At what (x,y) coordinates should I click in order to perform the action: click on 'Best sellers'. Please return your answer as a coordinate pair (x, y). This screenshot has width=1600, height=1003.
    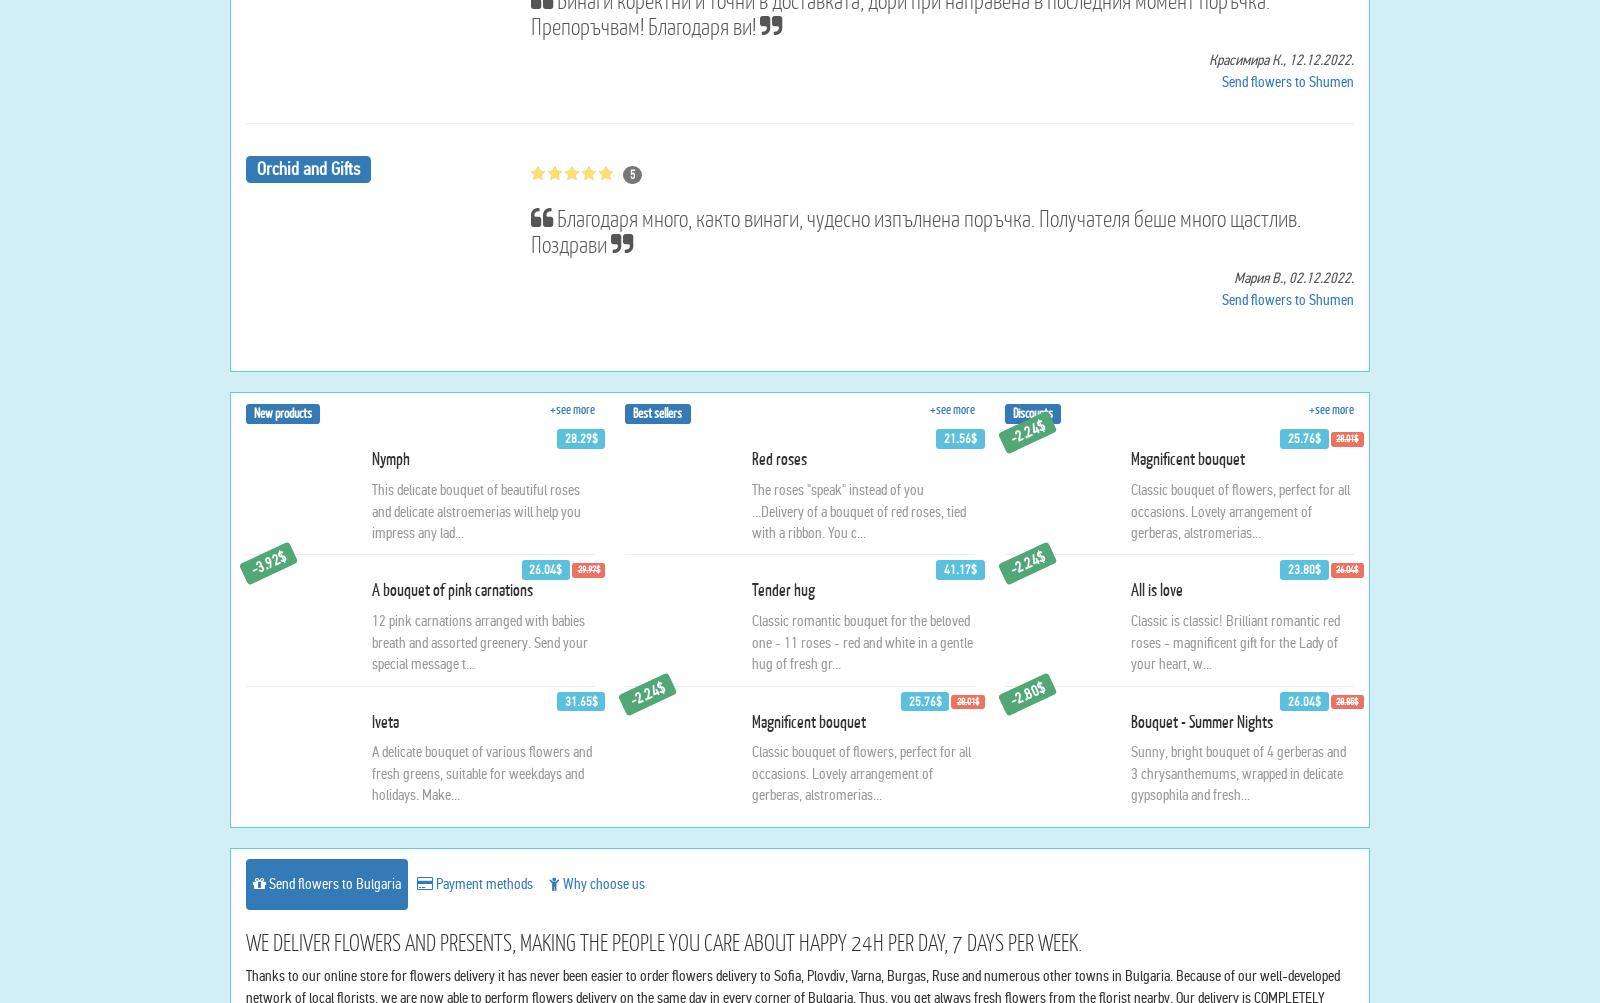
    Looking at the image, I should click on (657, 605).